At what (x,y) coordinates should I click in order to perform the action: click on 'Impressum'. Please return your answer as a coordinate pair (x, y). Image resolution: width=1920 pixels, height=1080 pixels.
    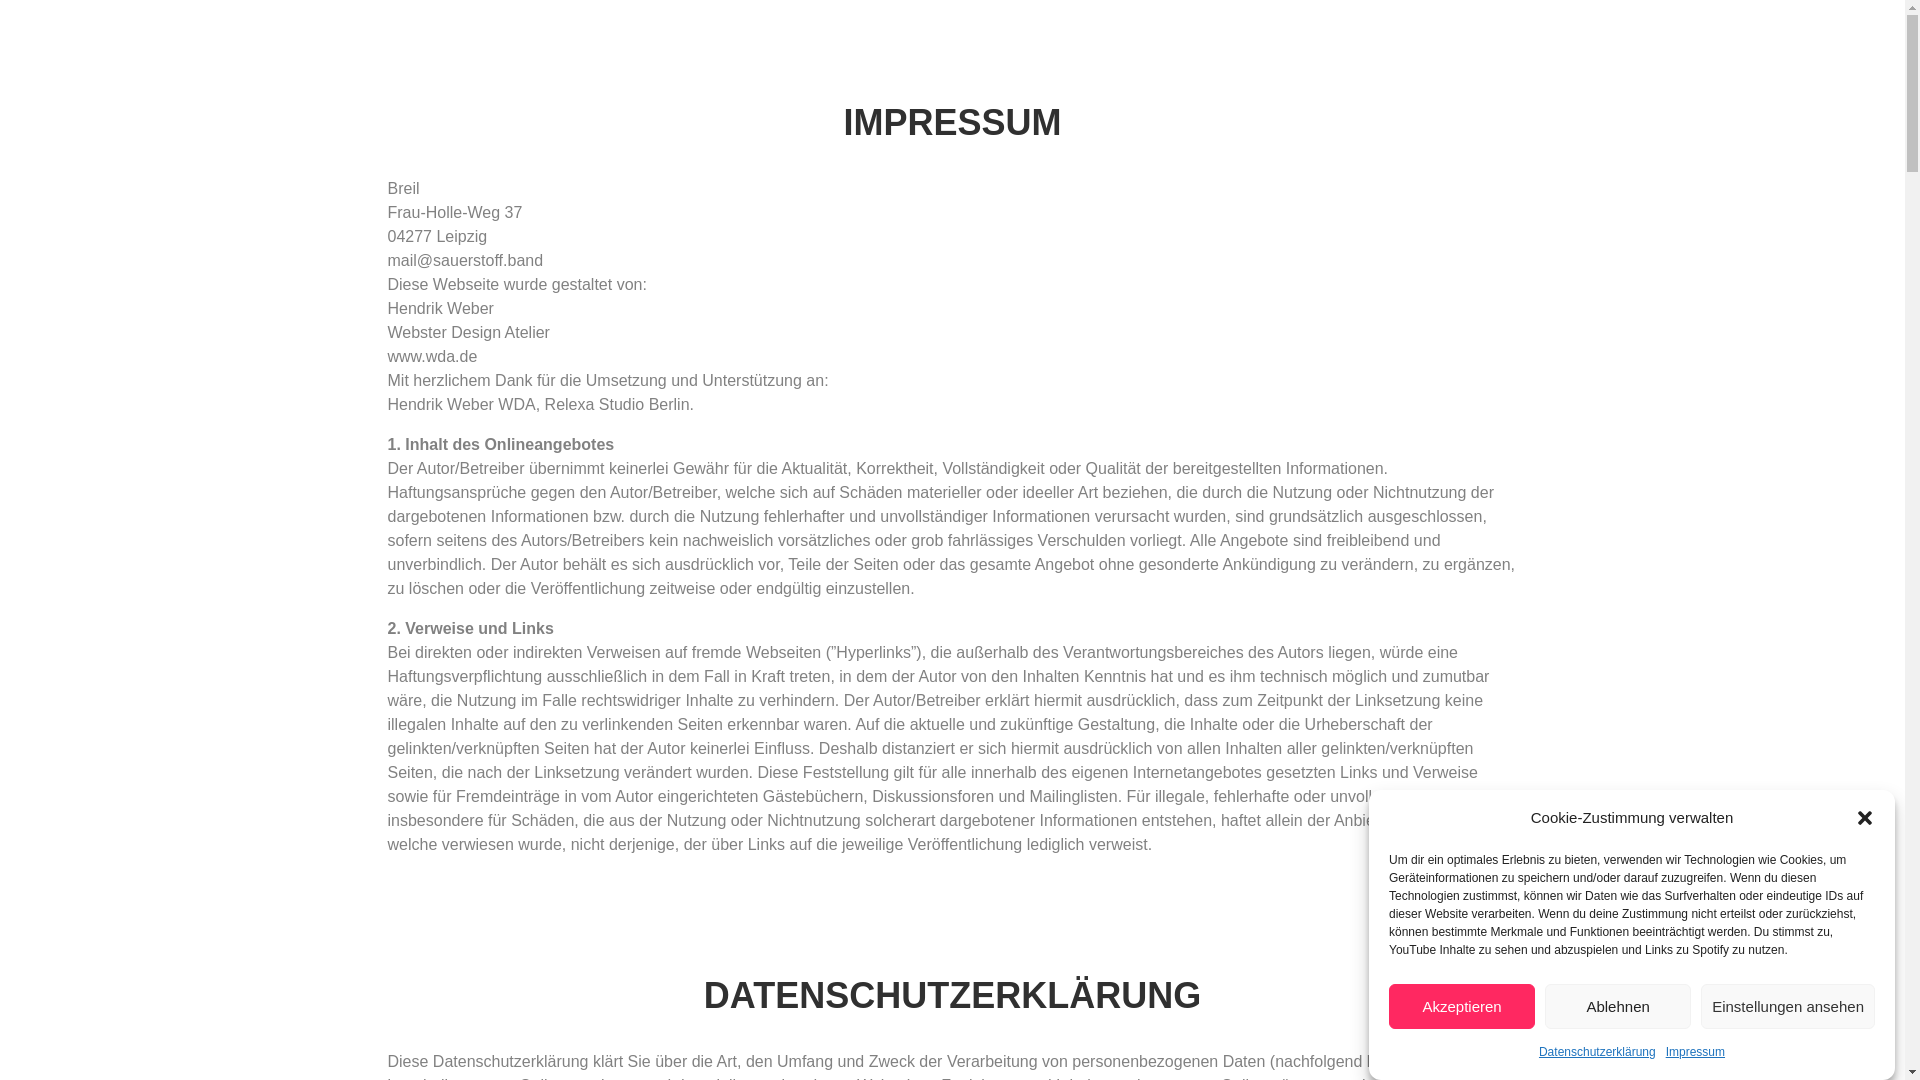
    Looking at the image, I should click on (1694, 1051).